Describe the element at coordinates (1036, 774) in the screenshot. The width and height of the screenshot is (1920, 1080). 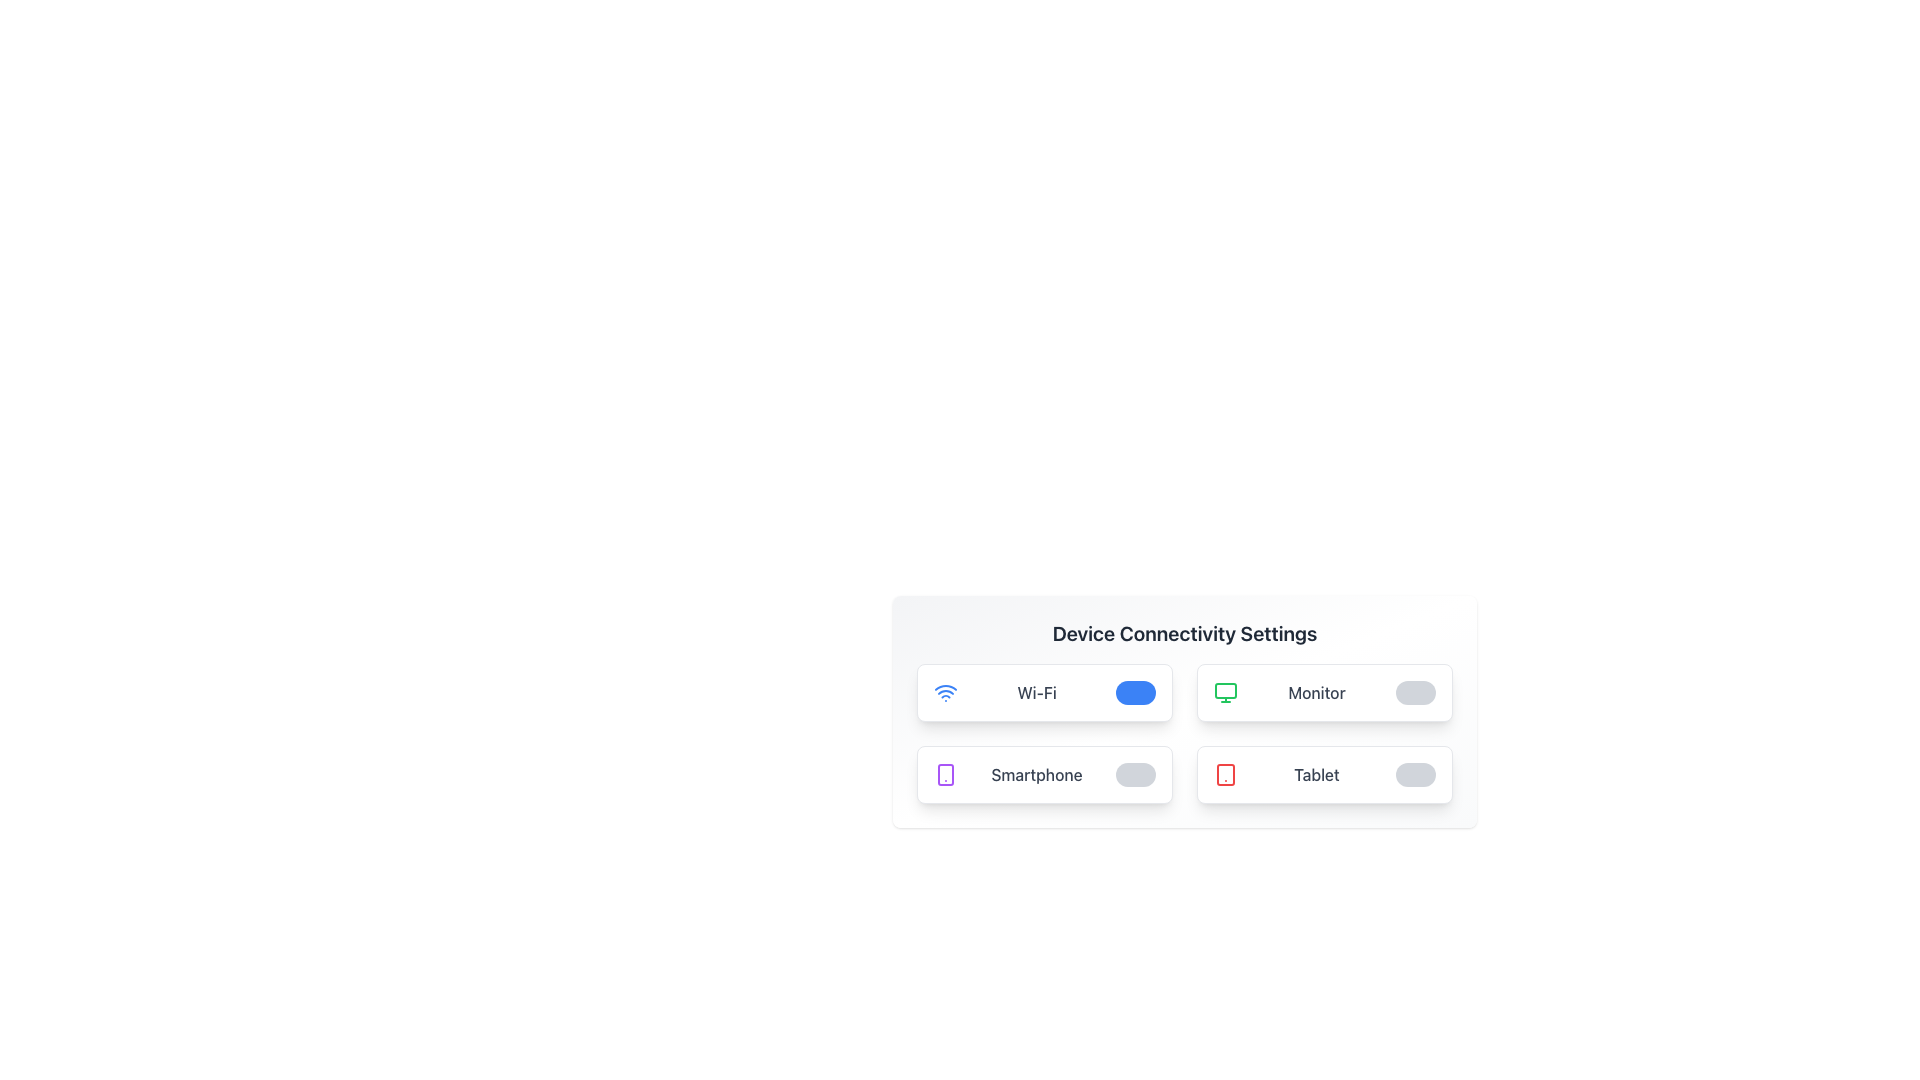
I see `the third text label in the bottom-left section of the connectivity settings grid layout, which serves as a descriptive identifier for an associated toggle or feature` at that location.